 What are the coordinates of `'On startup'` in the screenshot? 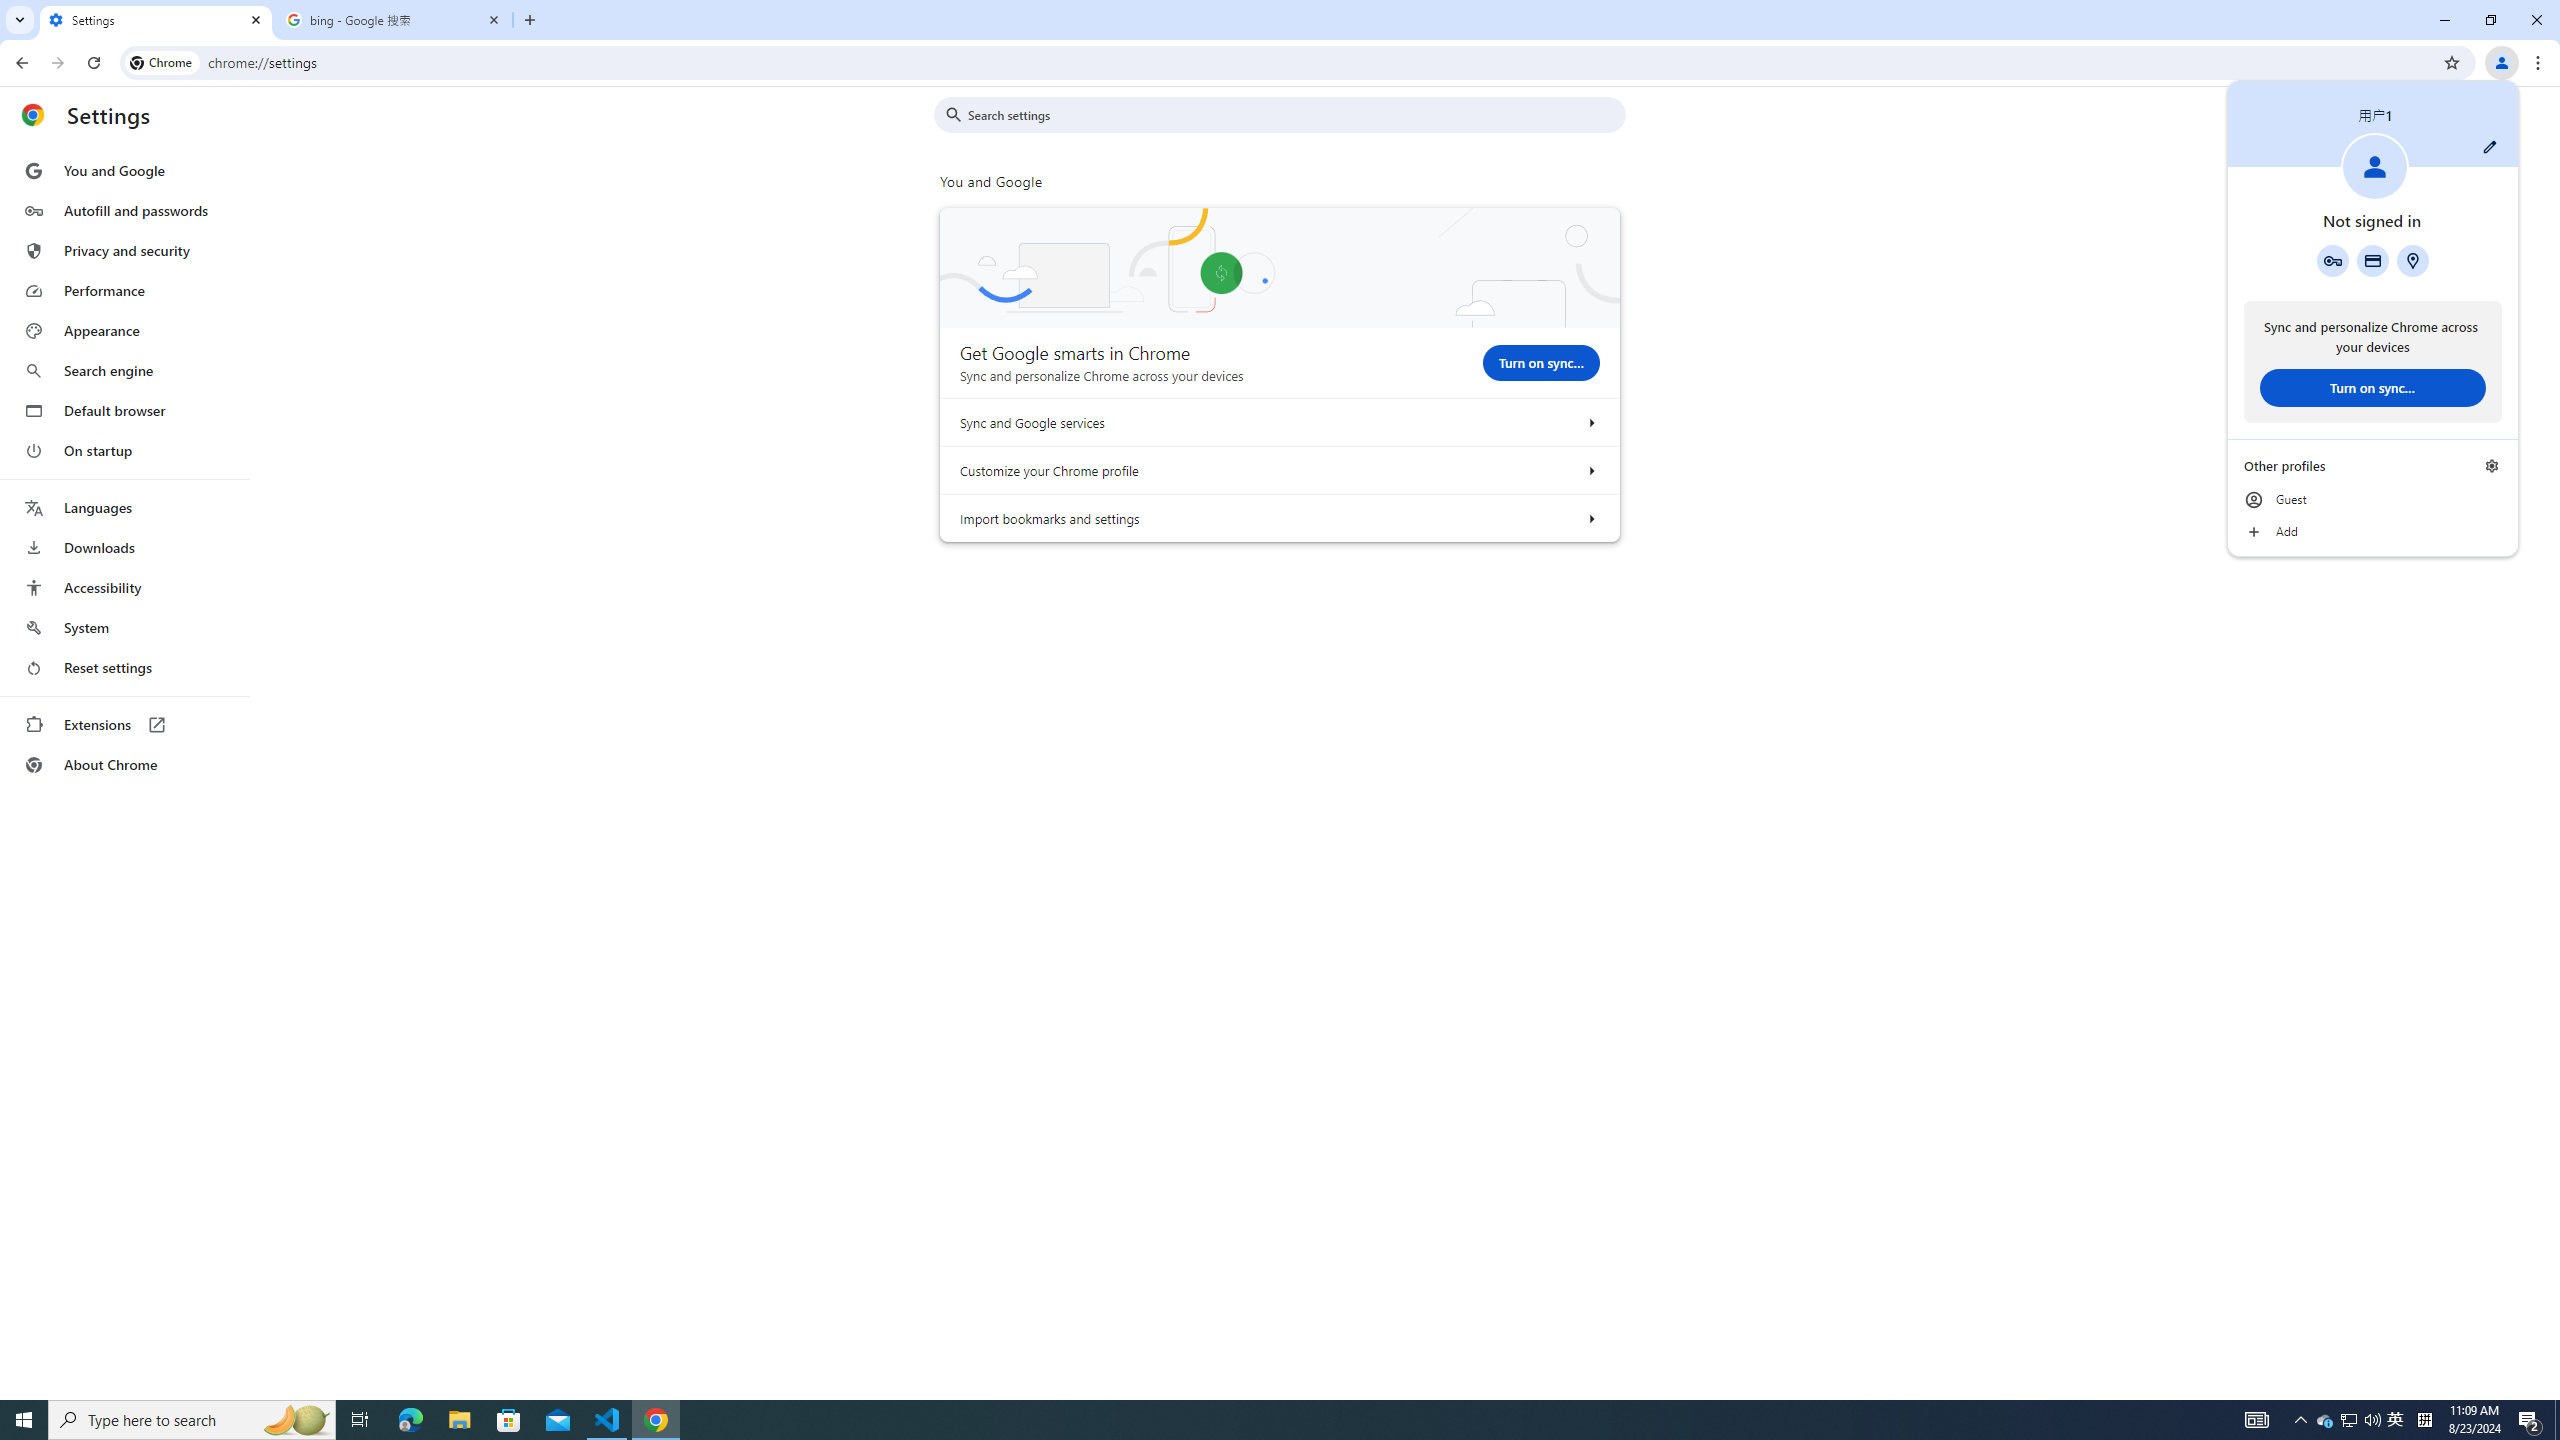 It's located at (123, 449).